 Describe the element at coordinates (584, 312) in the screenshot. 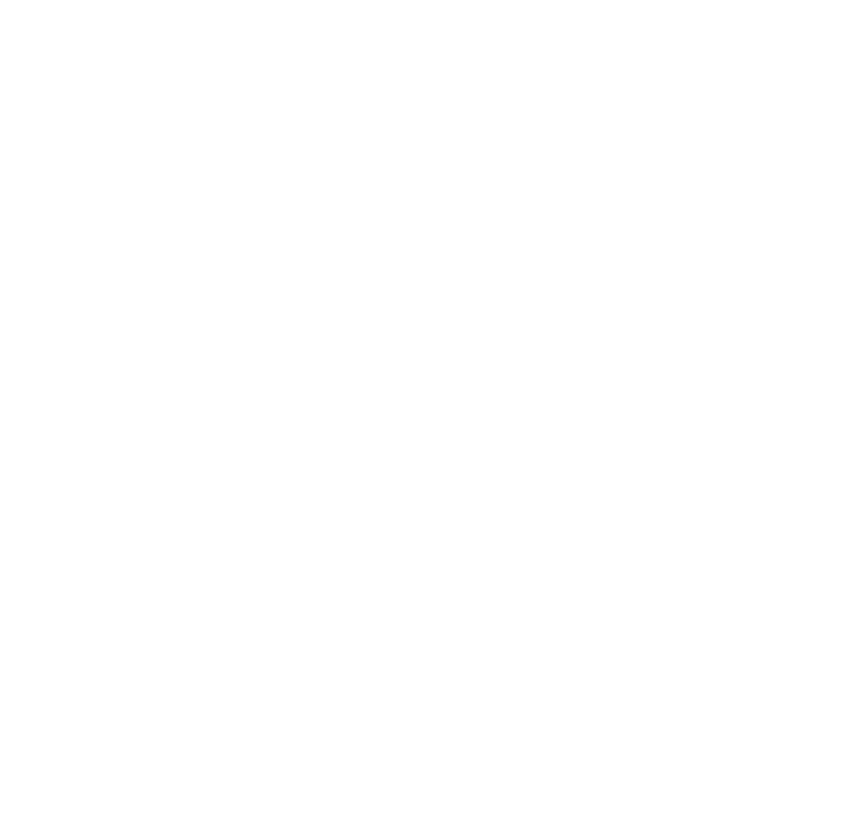

I see `'Resources'` at that location.